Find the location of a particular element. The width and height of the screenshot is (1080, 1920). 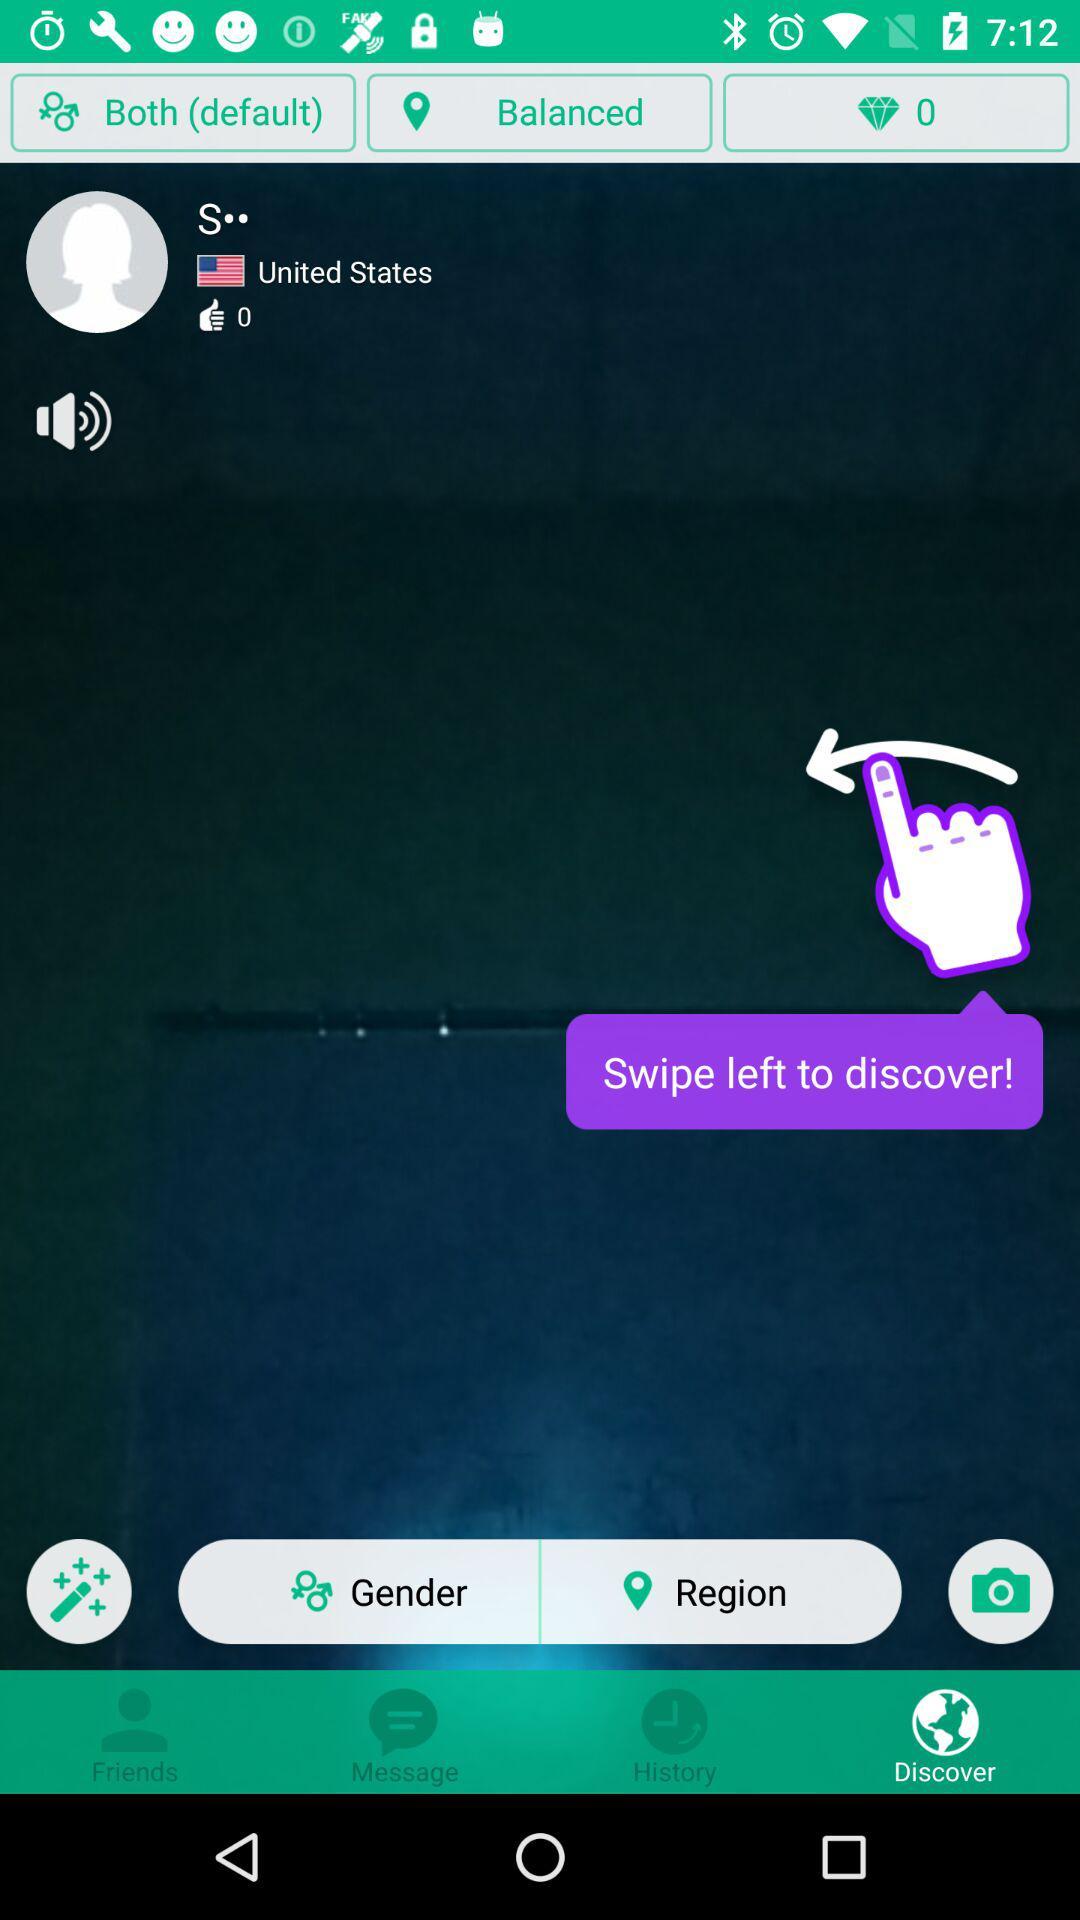

magic wand is located at coordinates (78, 1604).